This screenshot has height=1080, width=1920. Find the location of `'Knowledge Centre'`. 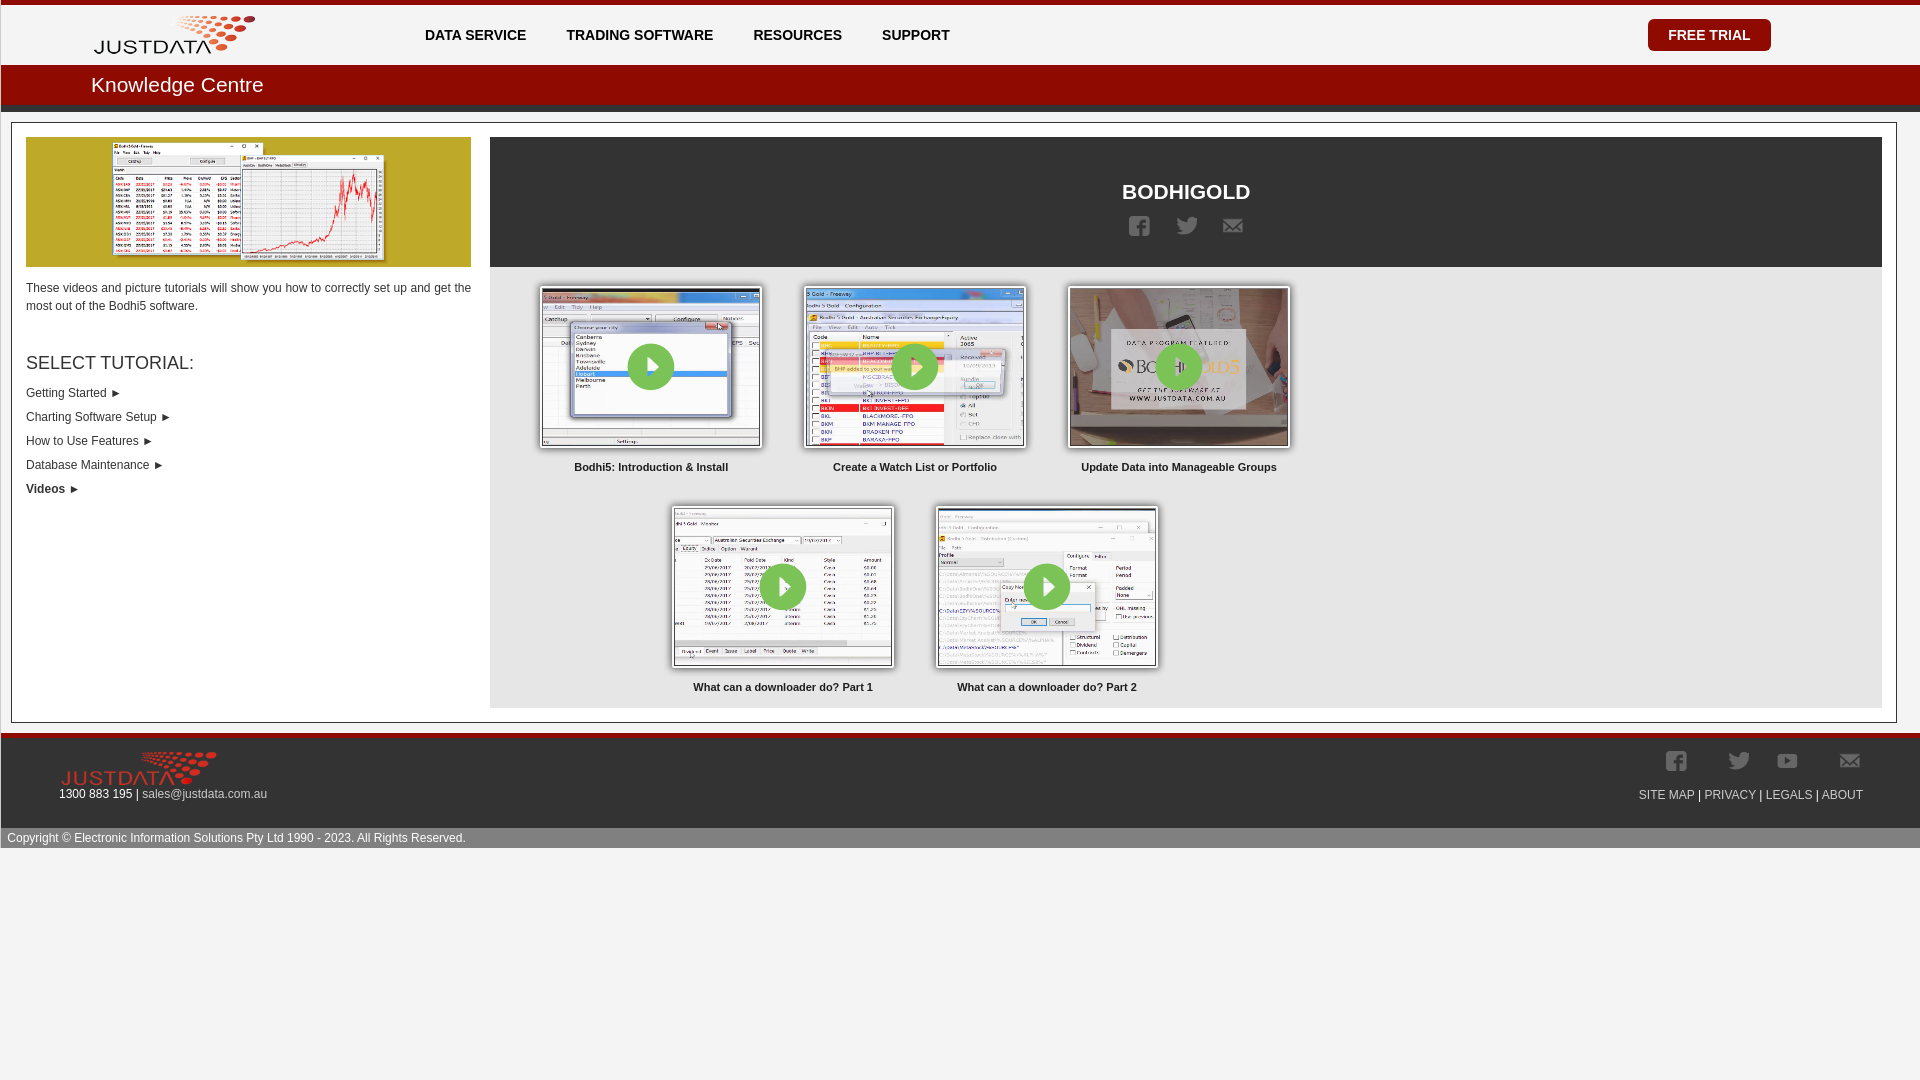

'Knowledge Centre' is located at coordinates (177, 83).